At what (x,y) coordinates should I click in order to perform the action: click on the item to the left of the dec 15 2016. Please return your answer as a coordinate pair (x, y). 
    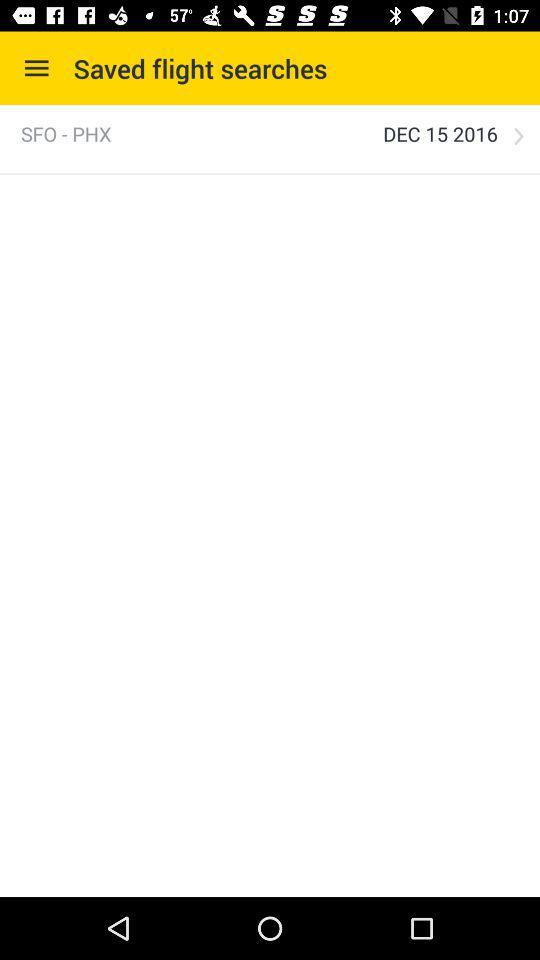
    Looking at the image, I should click on (66, 133).